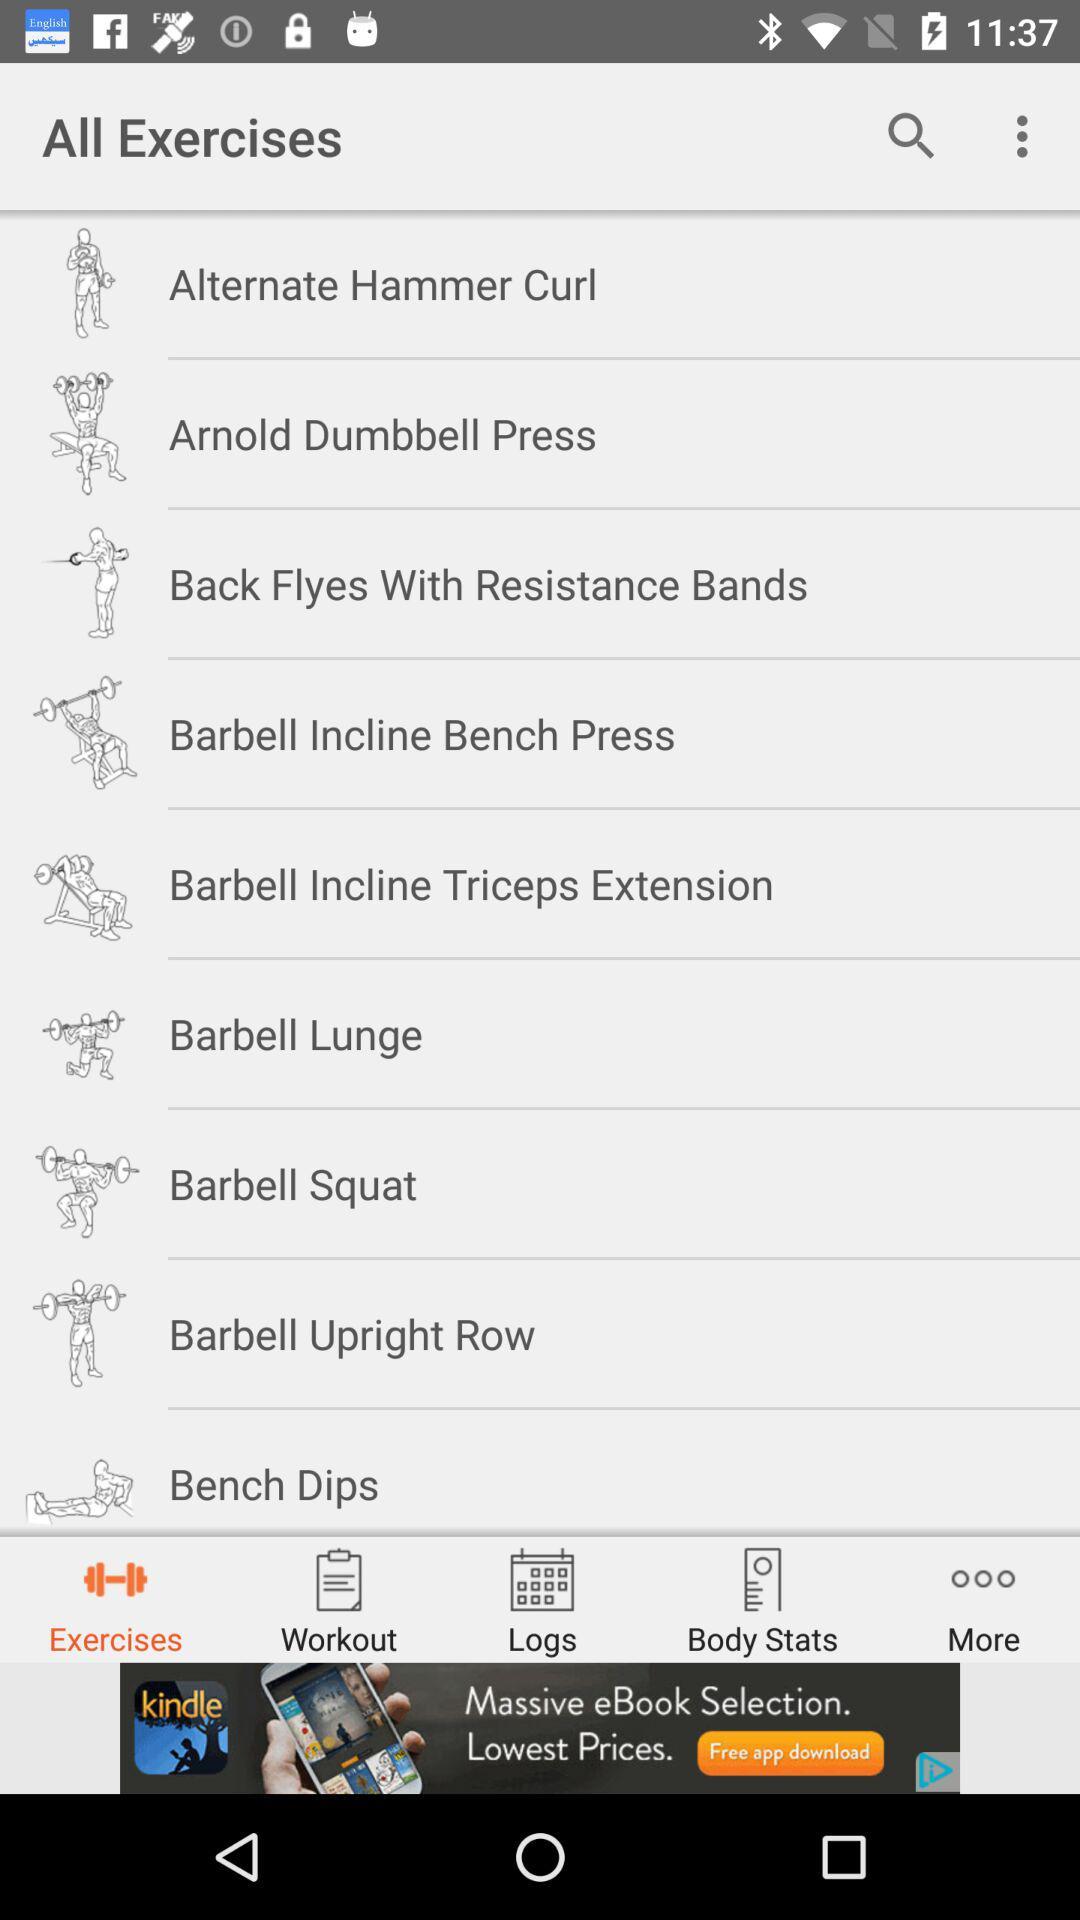  What do you see at coordinates (540, 1727) in the screenshot?
I see `the advertisement` at bounding box center [540, 1727].